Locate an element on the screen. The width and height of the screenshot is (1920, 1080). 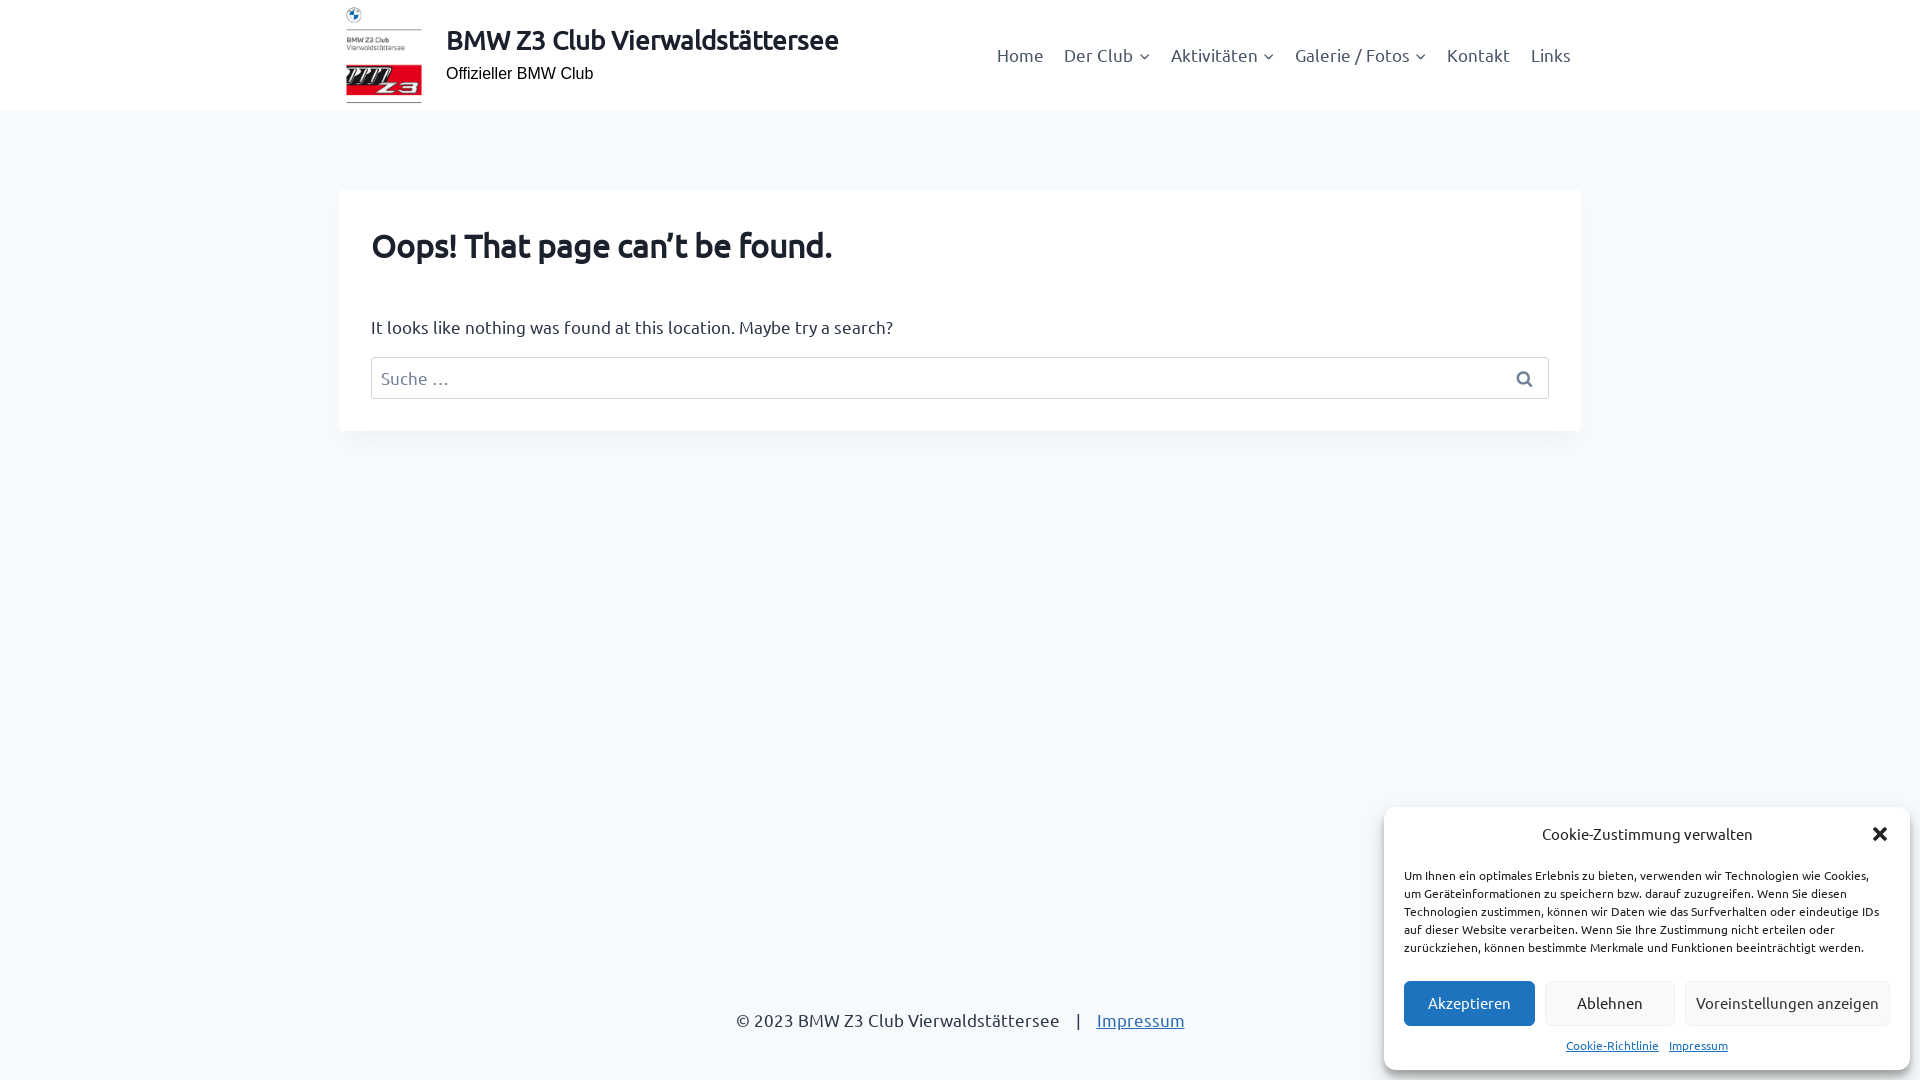
'Suche' is located at coordinates (1522, 378).